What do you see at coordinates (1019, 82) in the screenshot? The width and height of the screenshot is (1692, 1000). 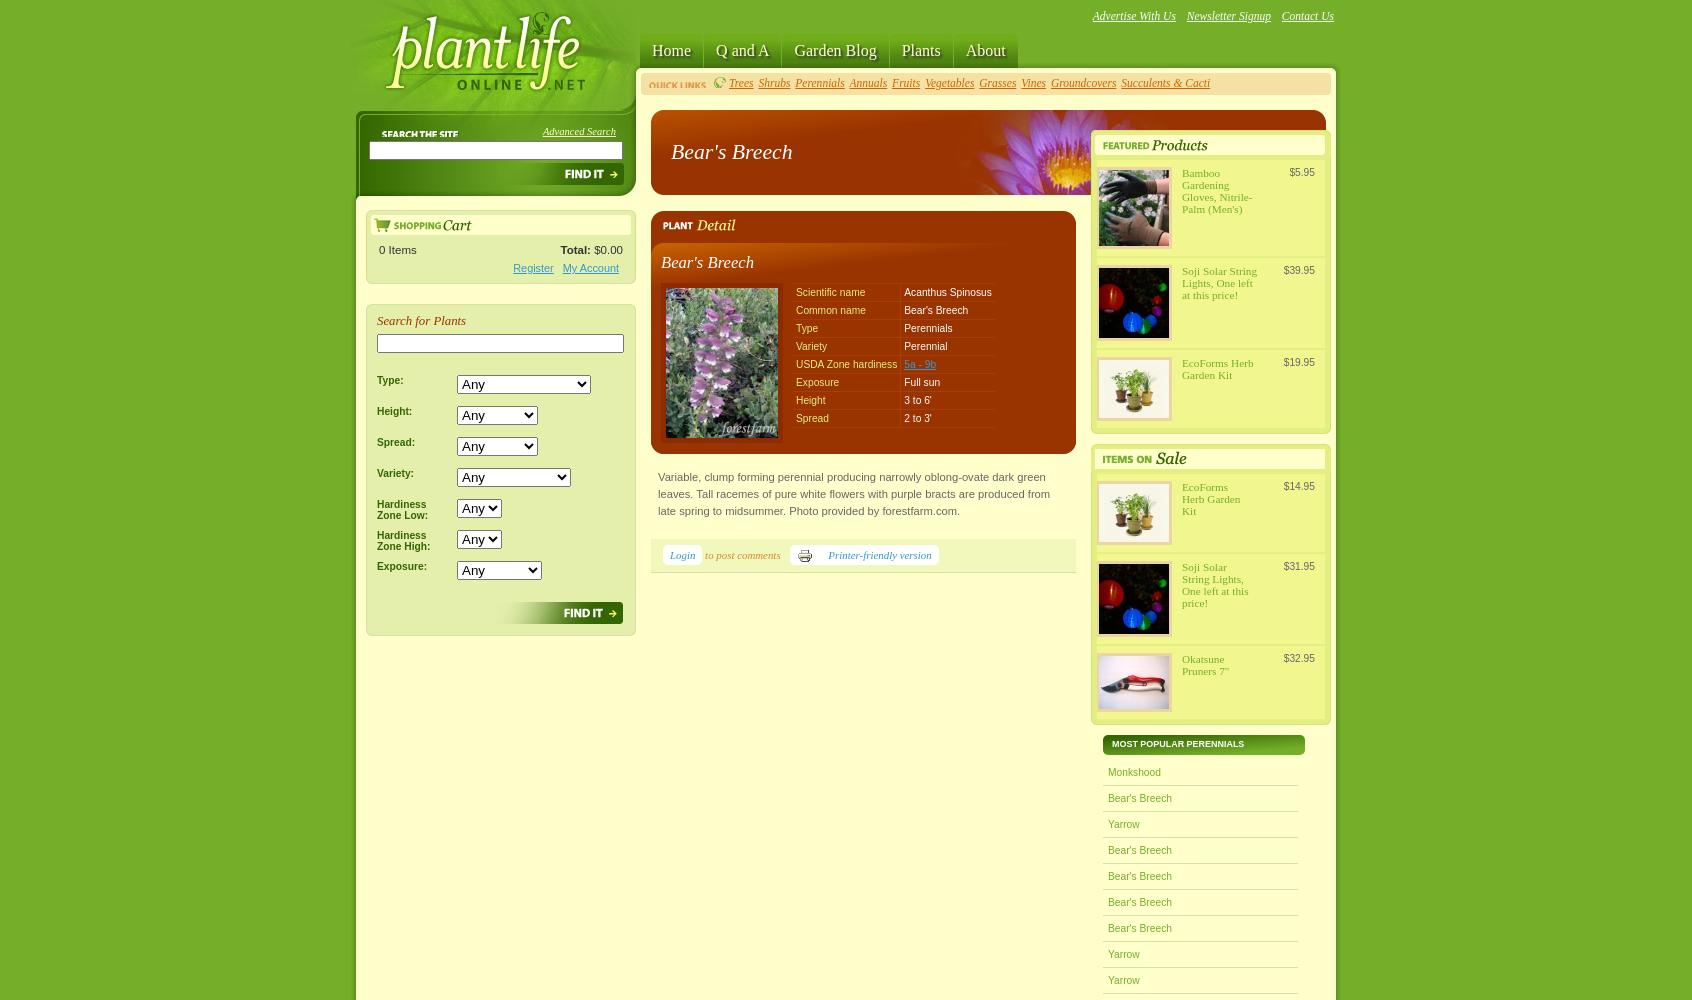 I see `'Vines'` at bounding box center [1019, 82].